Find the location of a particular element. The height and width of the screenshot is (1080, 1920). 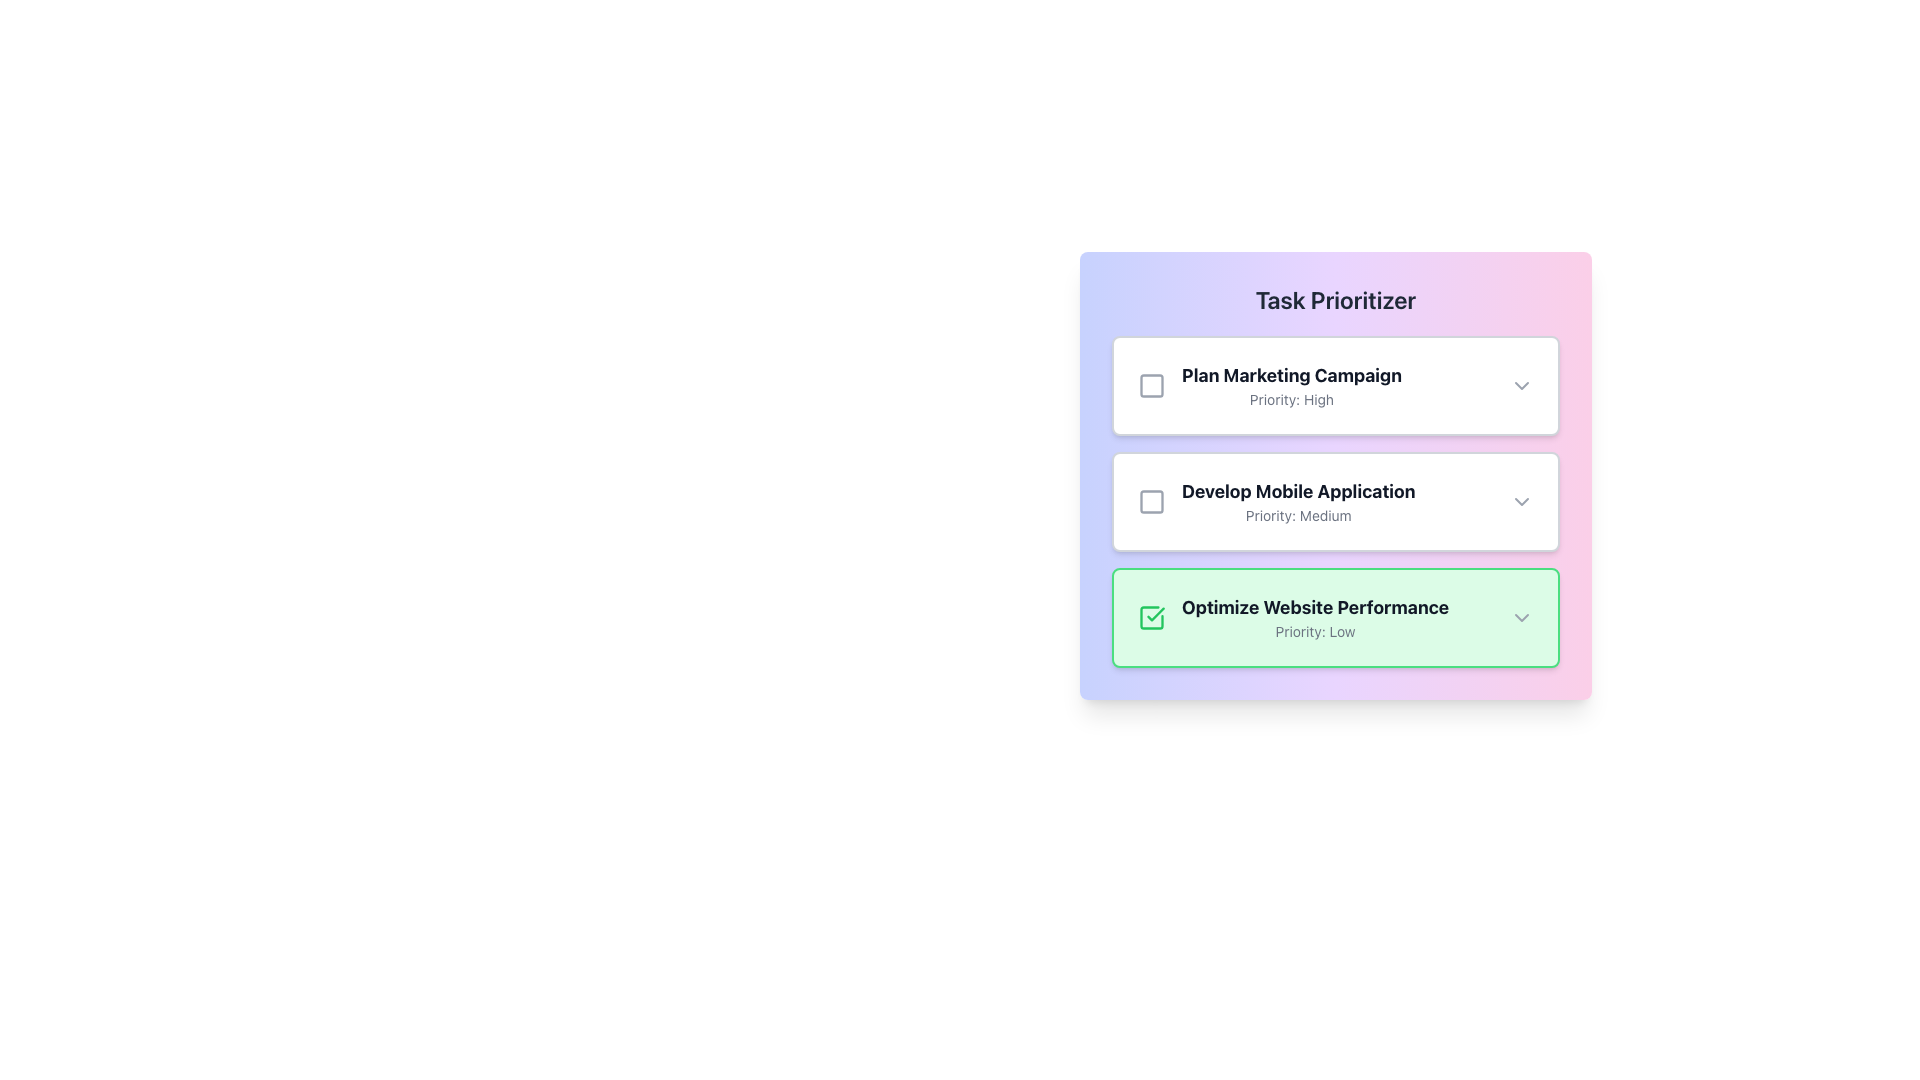

the Information panel displaying 'Develop Mobile Application' is located at coordinates (1335, 500).